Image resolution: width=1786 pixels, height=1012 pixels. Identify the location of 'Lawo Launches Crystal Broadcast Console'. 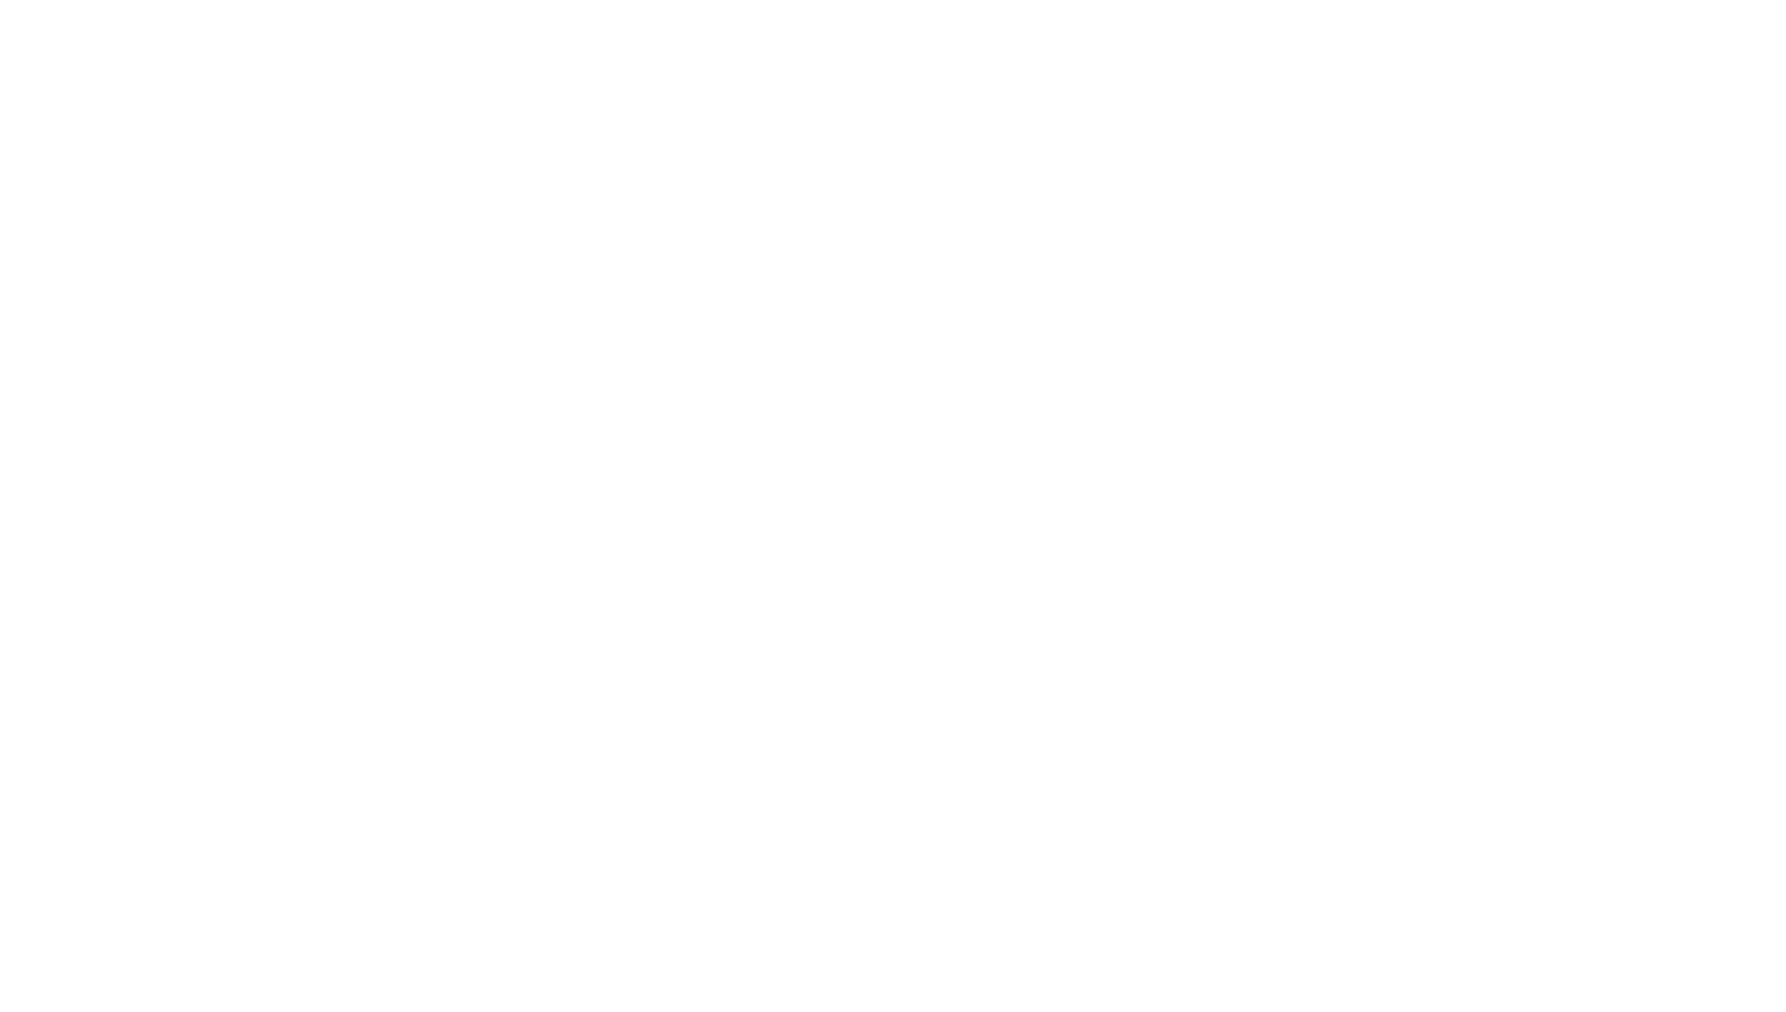
(755, 721).